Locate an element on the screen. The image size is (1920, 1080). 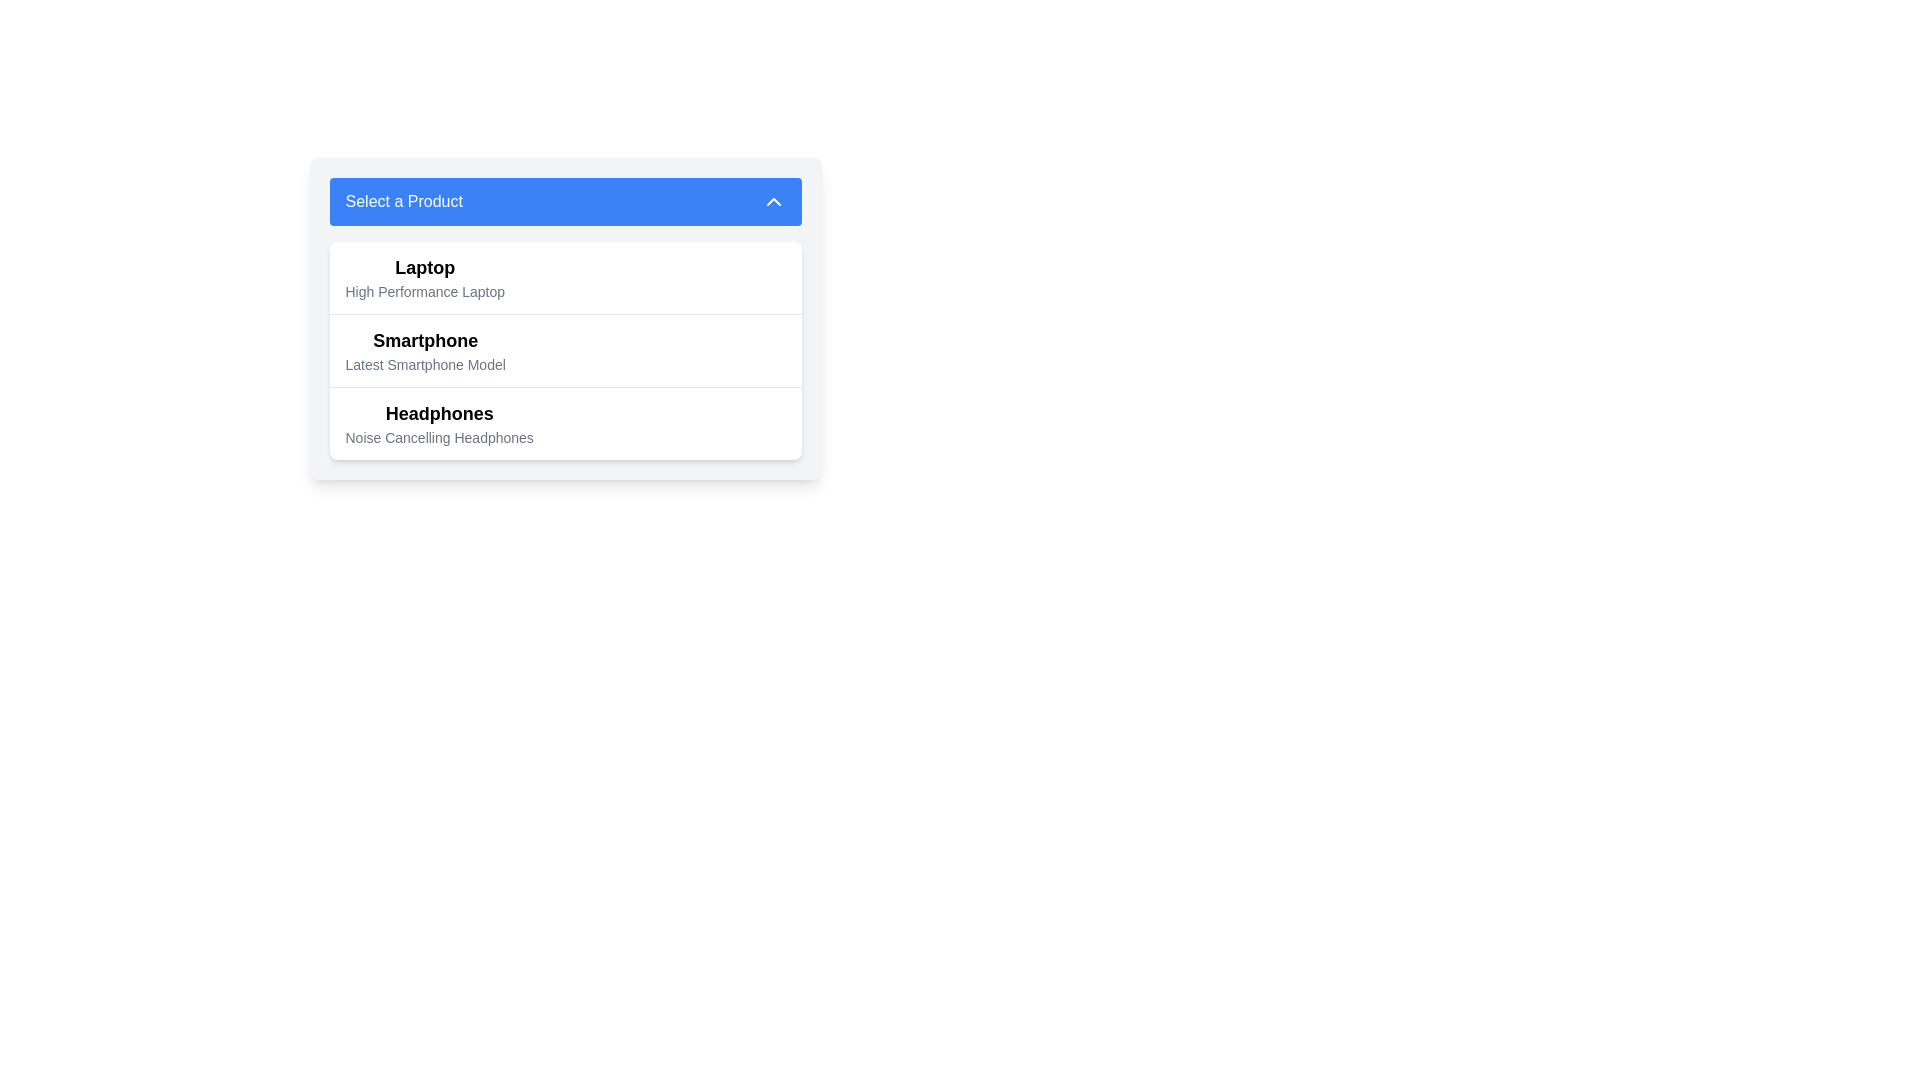
the upward-pointing chevron icon located on the right side of the 'Select a Product' header is located at coordinates (772, 201).